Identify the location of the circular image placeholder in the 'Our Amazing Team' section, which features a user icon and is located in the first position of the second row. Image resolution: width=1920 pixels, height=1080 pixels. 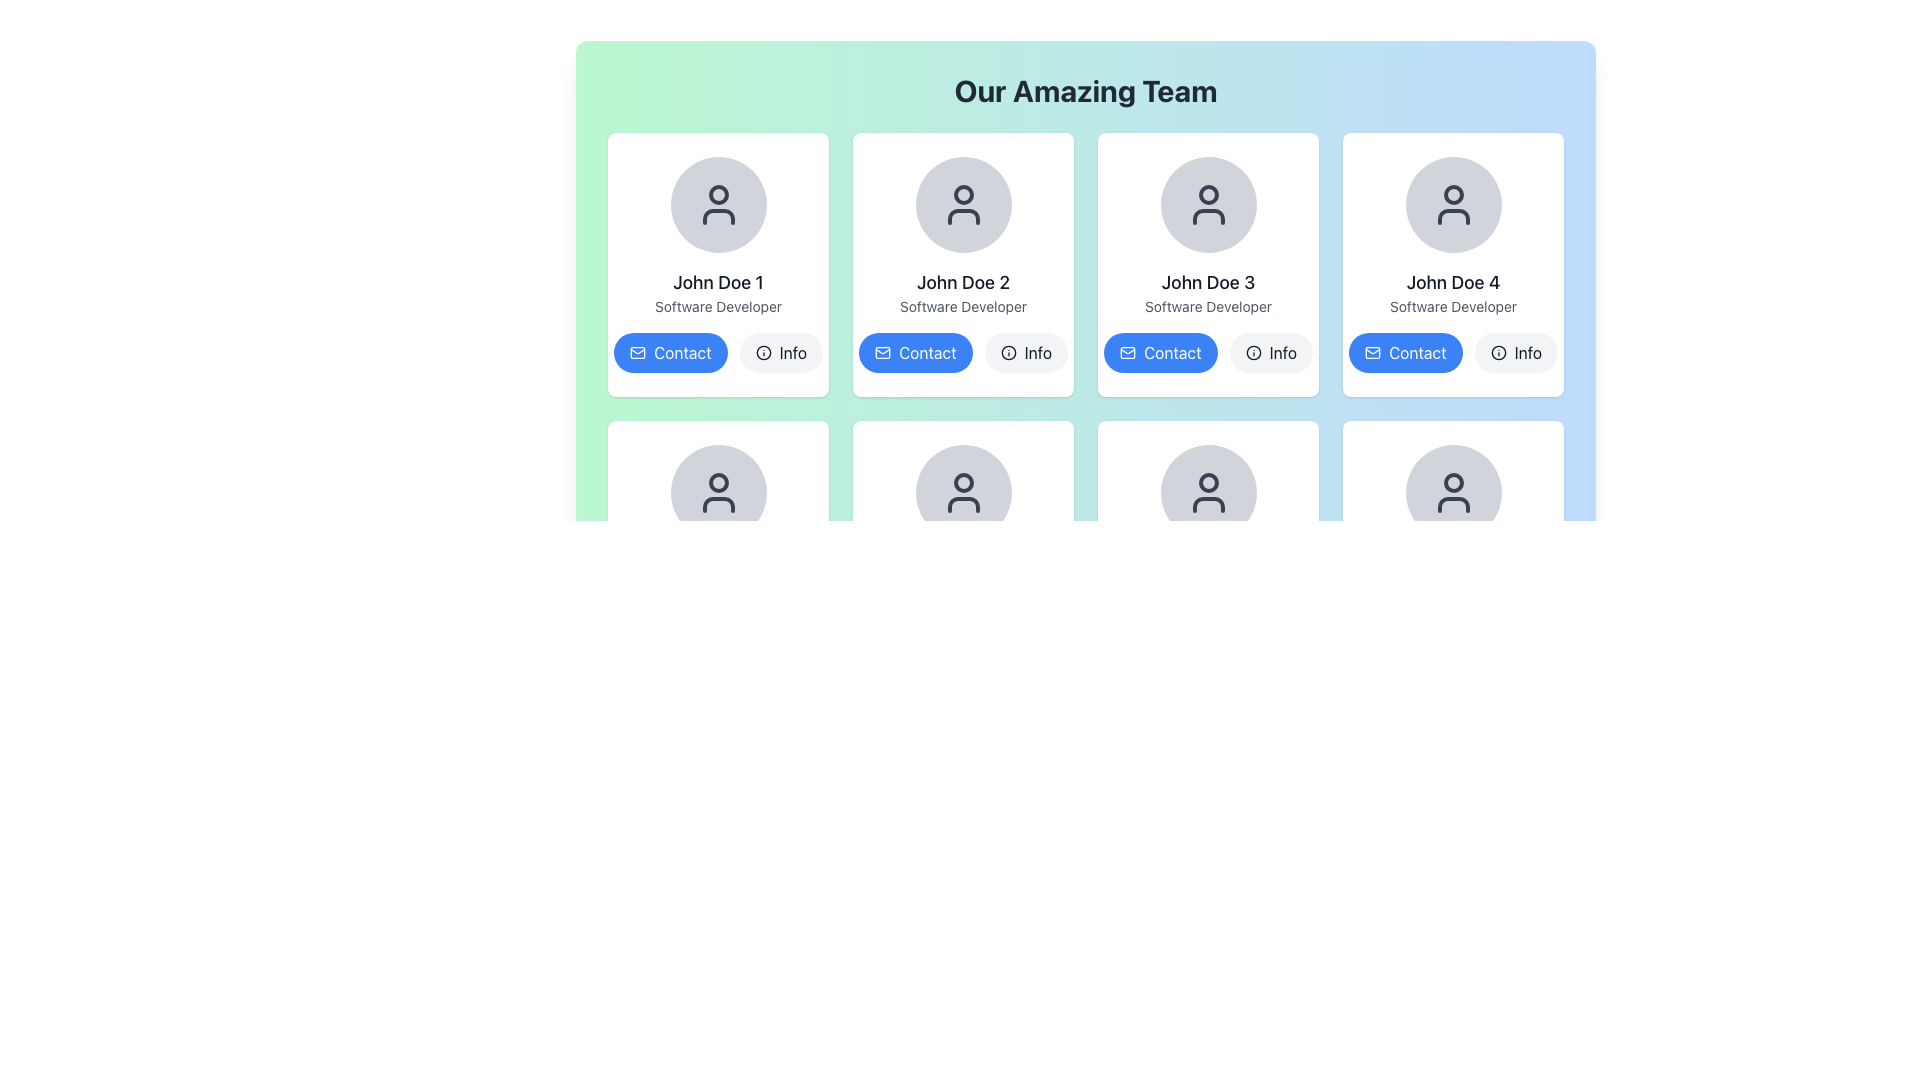
(718, 493).